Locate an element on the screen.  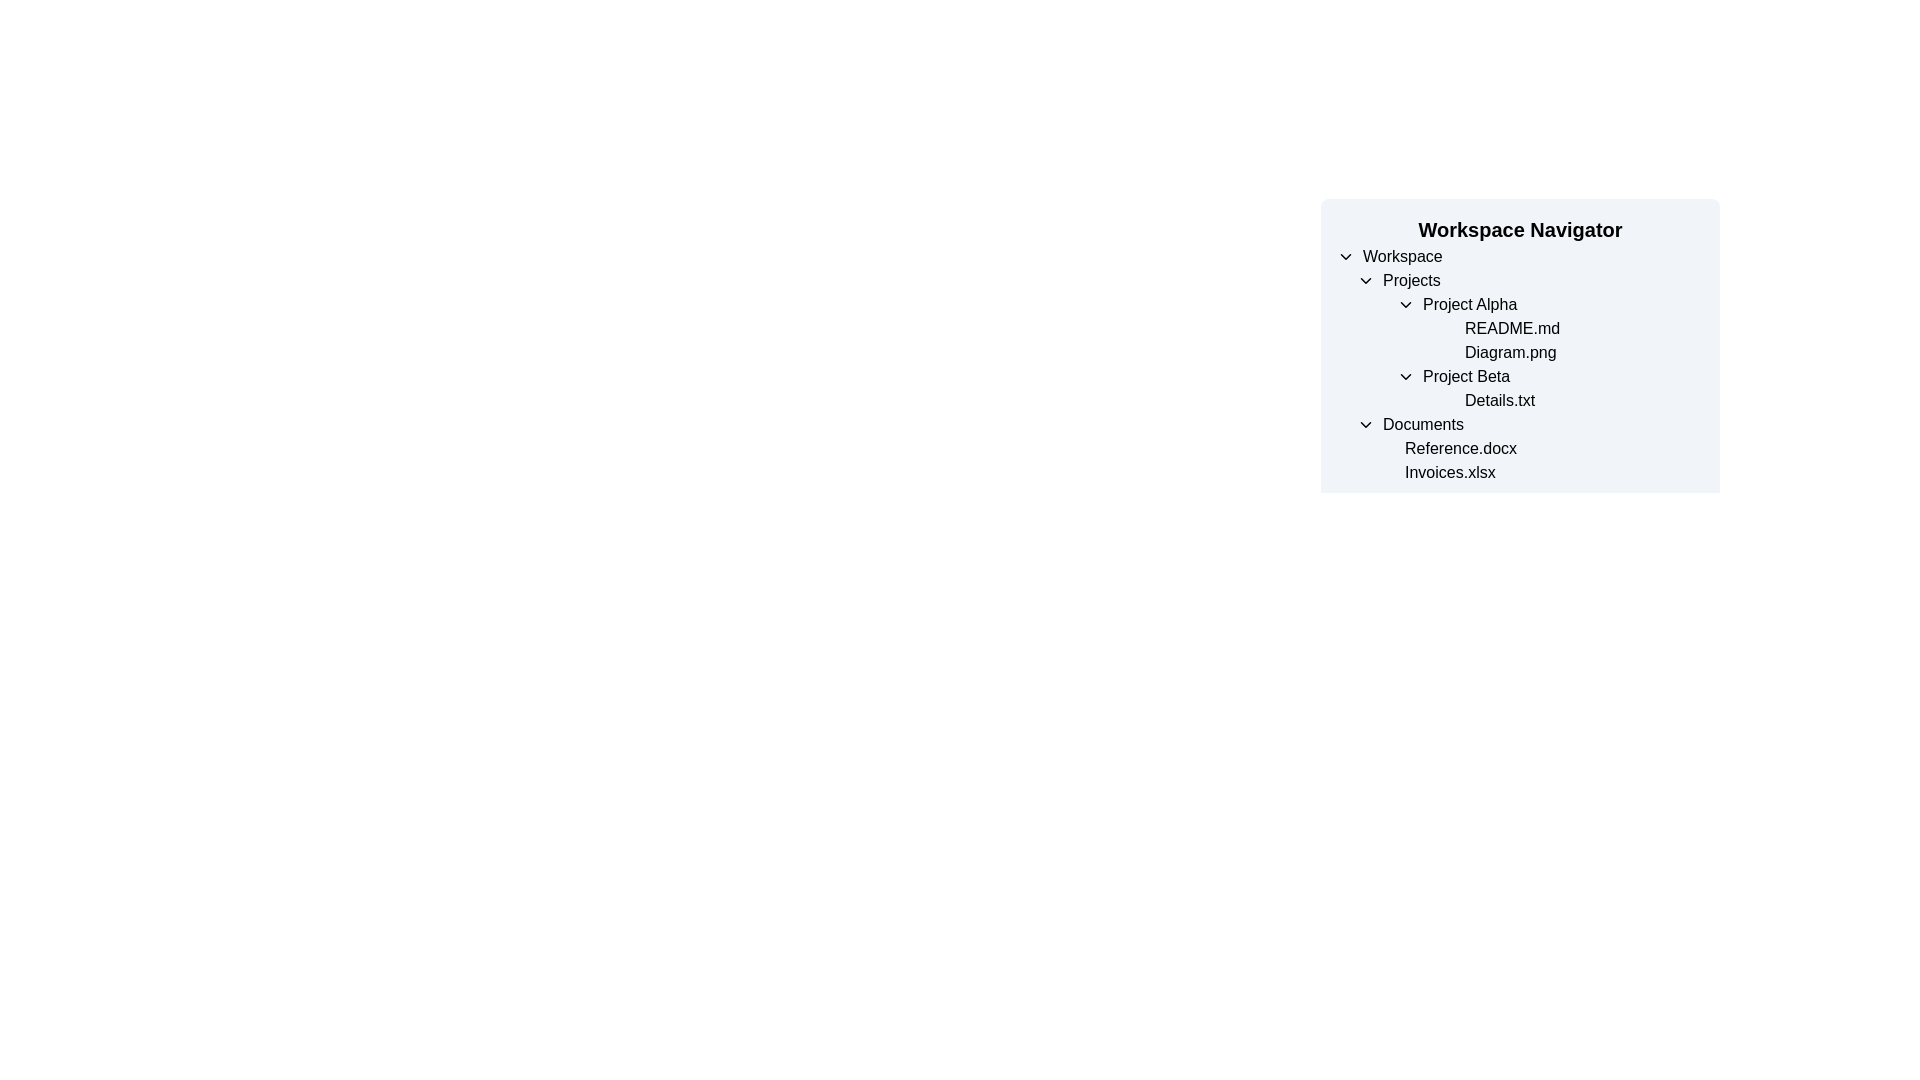
the heading element that serves as a label for the workspace navigation section, which is located above a hierarchical list of items is located at coordinates (1520, 229).